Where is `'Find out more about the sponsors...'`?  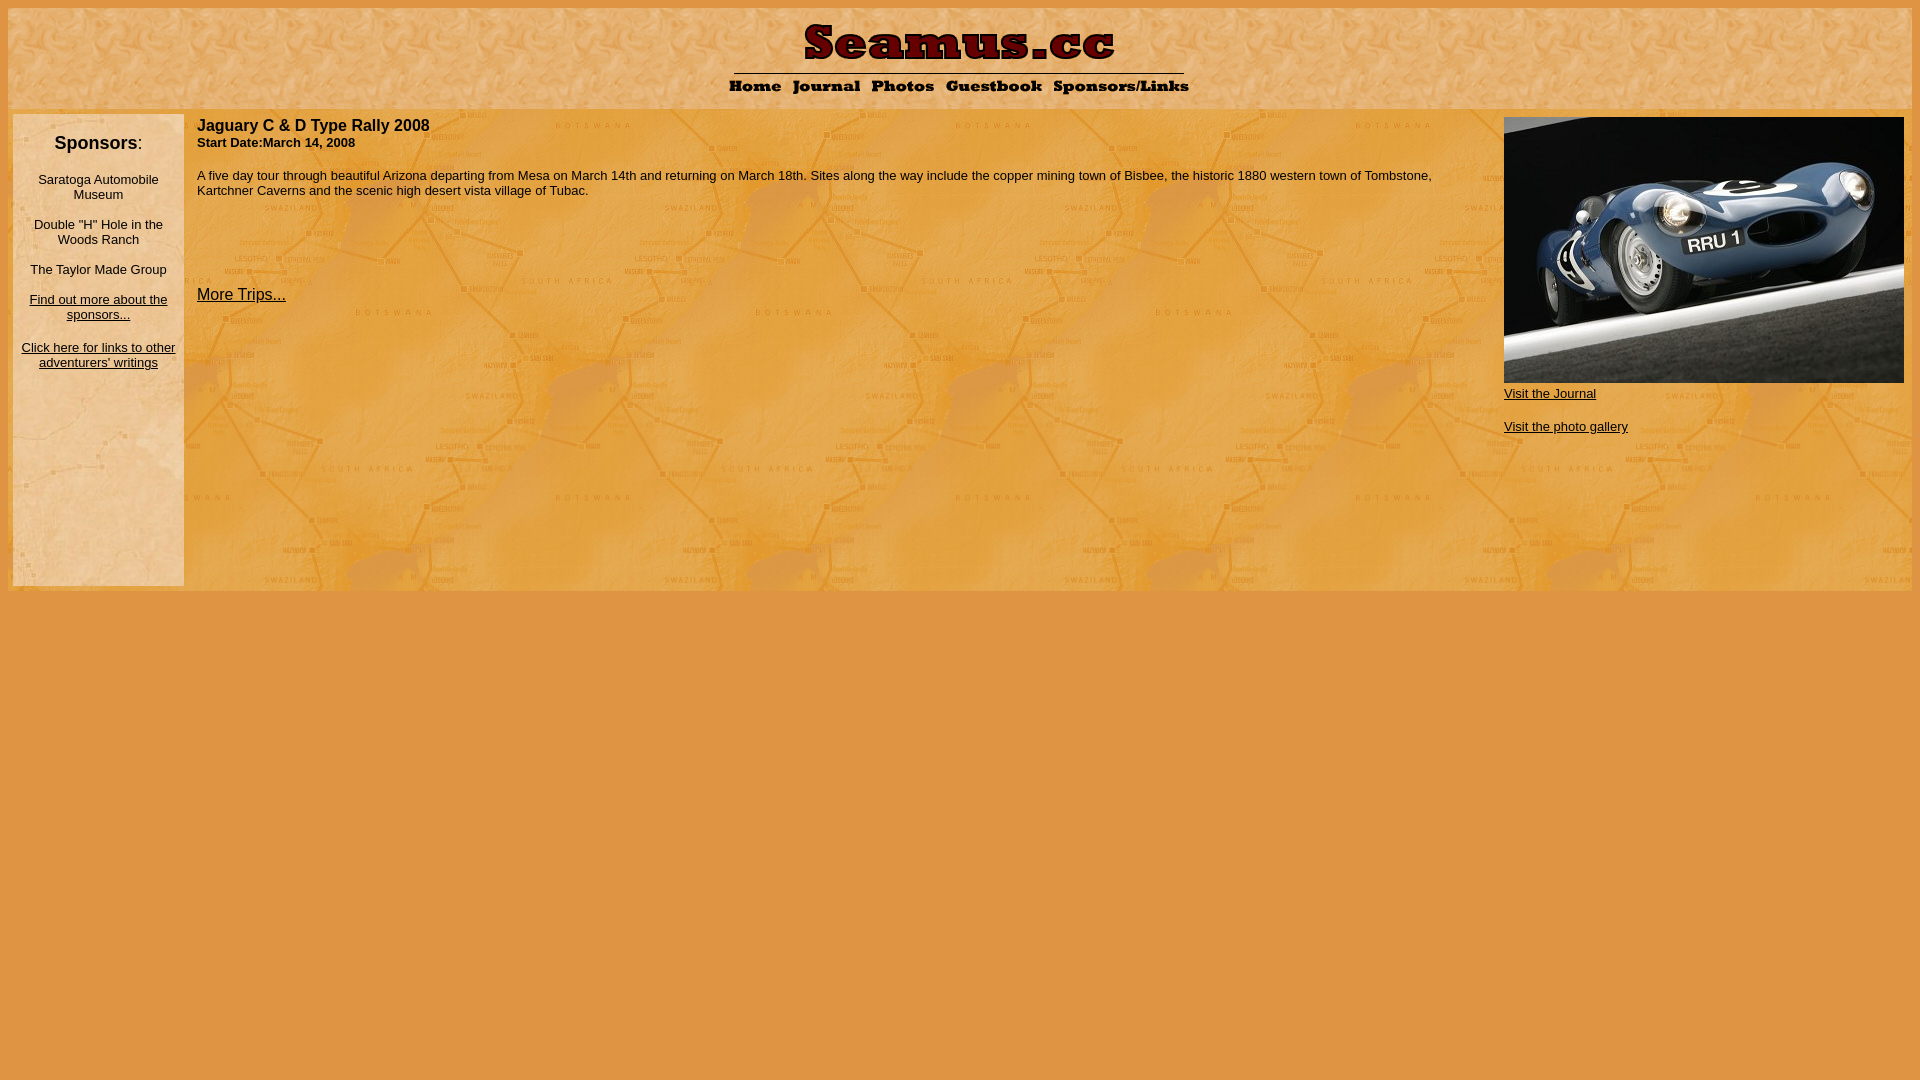
'Find out more about the sponsors...' is located at coordinates (96, 305).